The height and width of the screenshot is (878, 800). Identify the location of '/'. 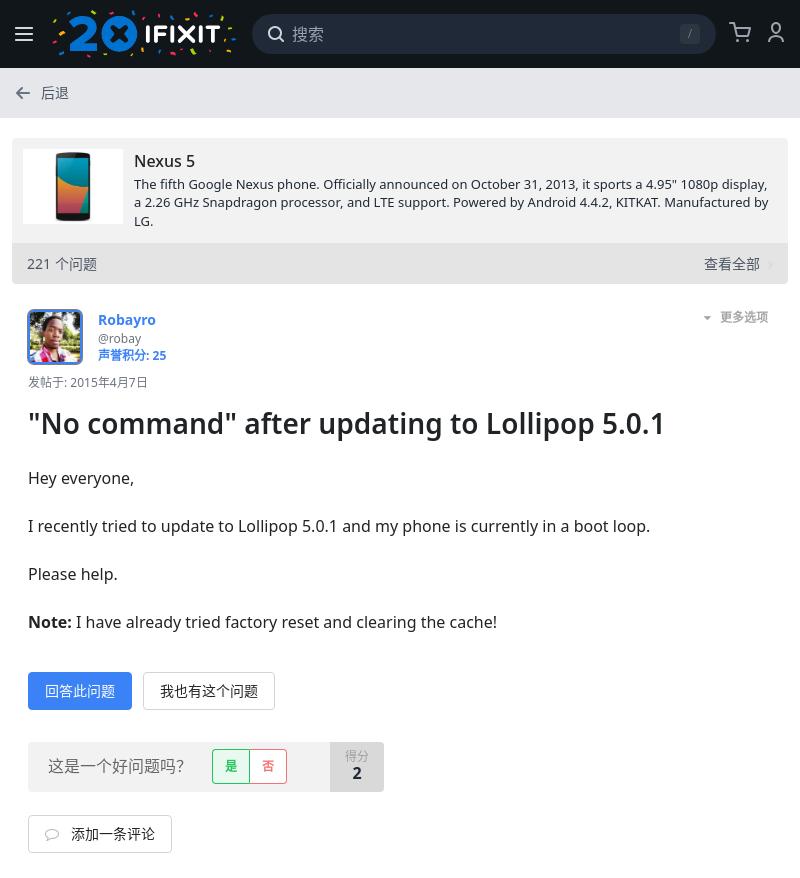
(689, 32).